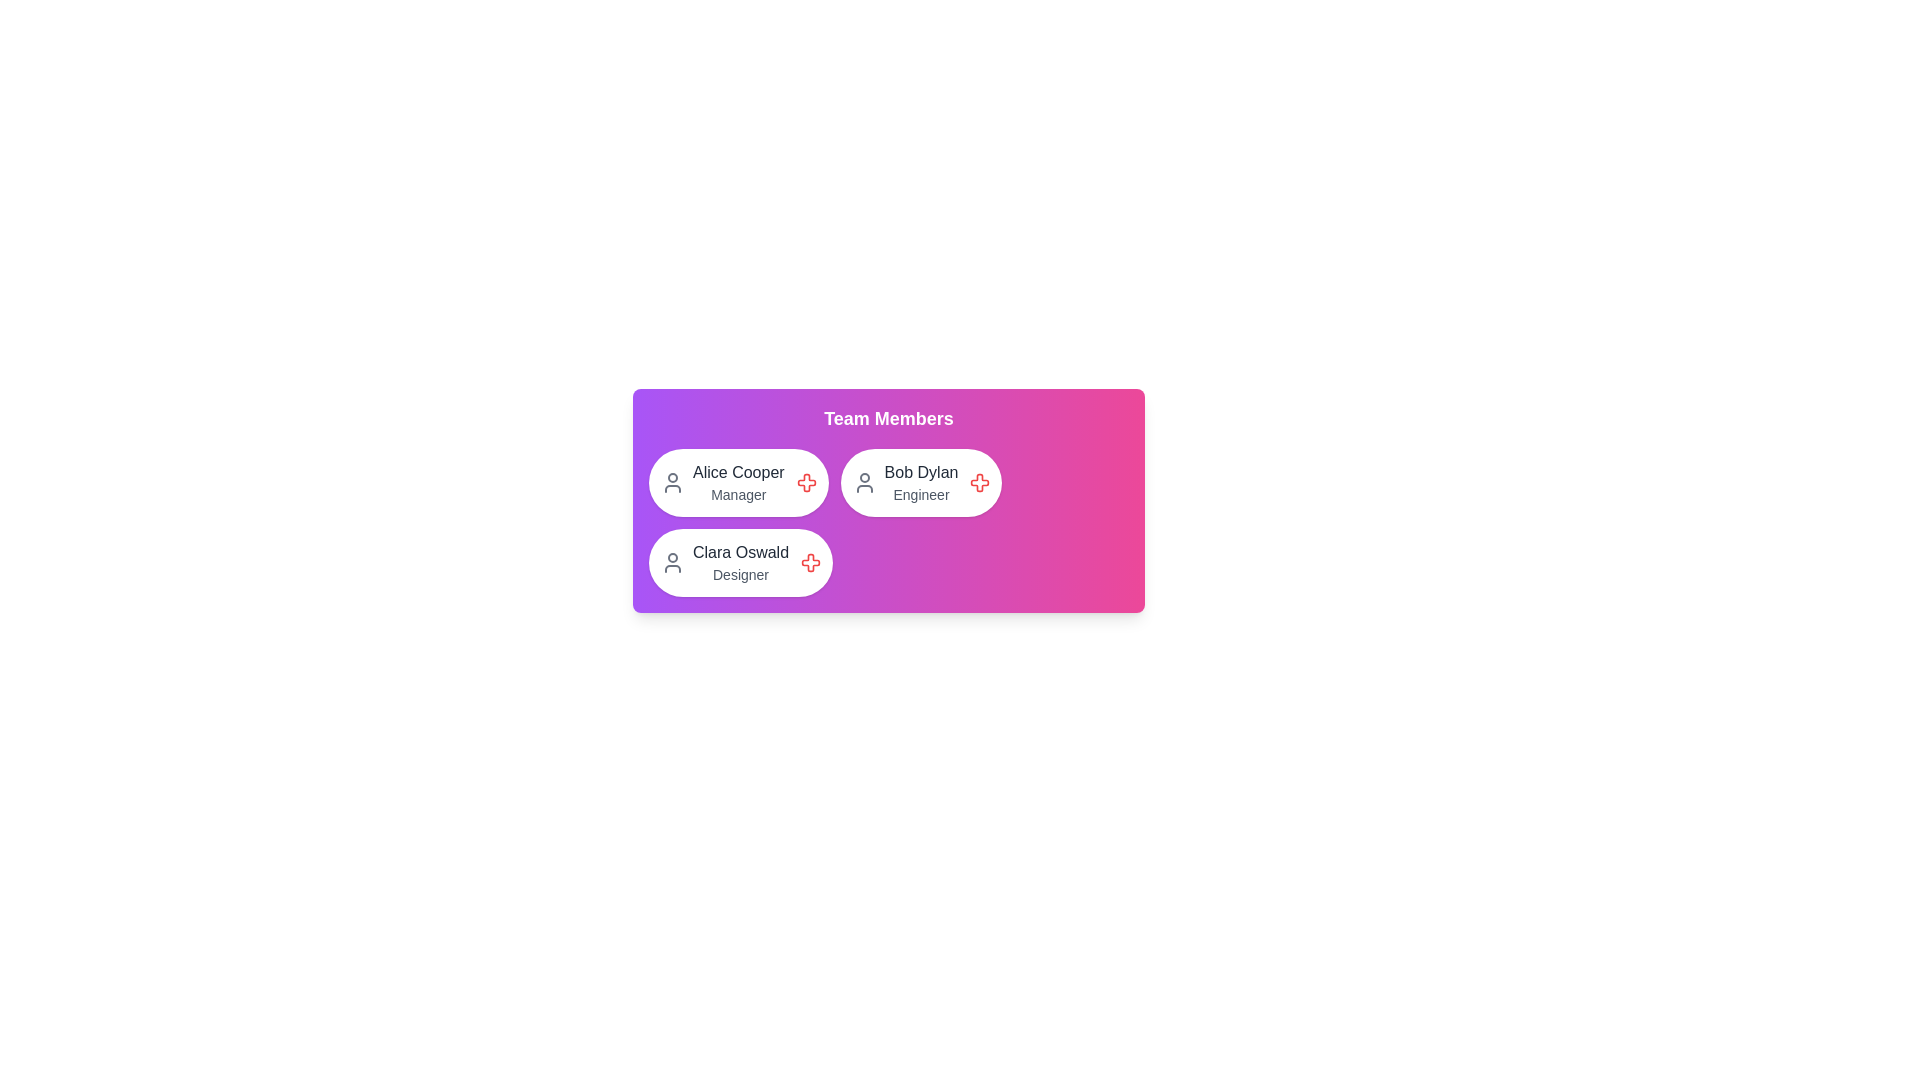 This screenshot has width=1920, height=1080. I want to click on the close button of the avatar chip corresponding to Clara Oswald, so click(811, 563).